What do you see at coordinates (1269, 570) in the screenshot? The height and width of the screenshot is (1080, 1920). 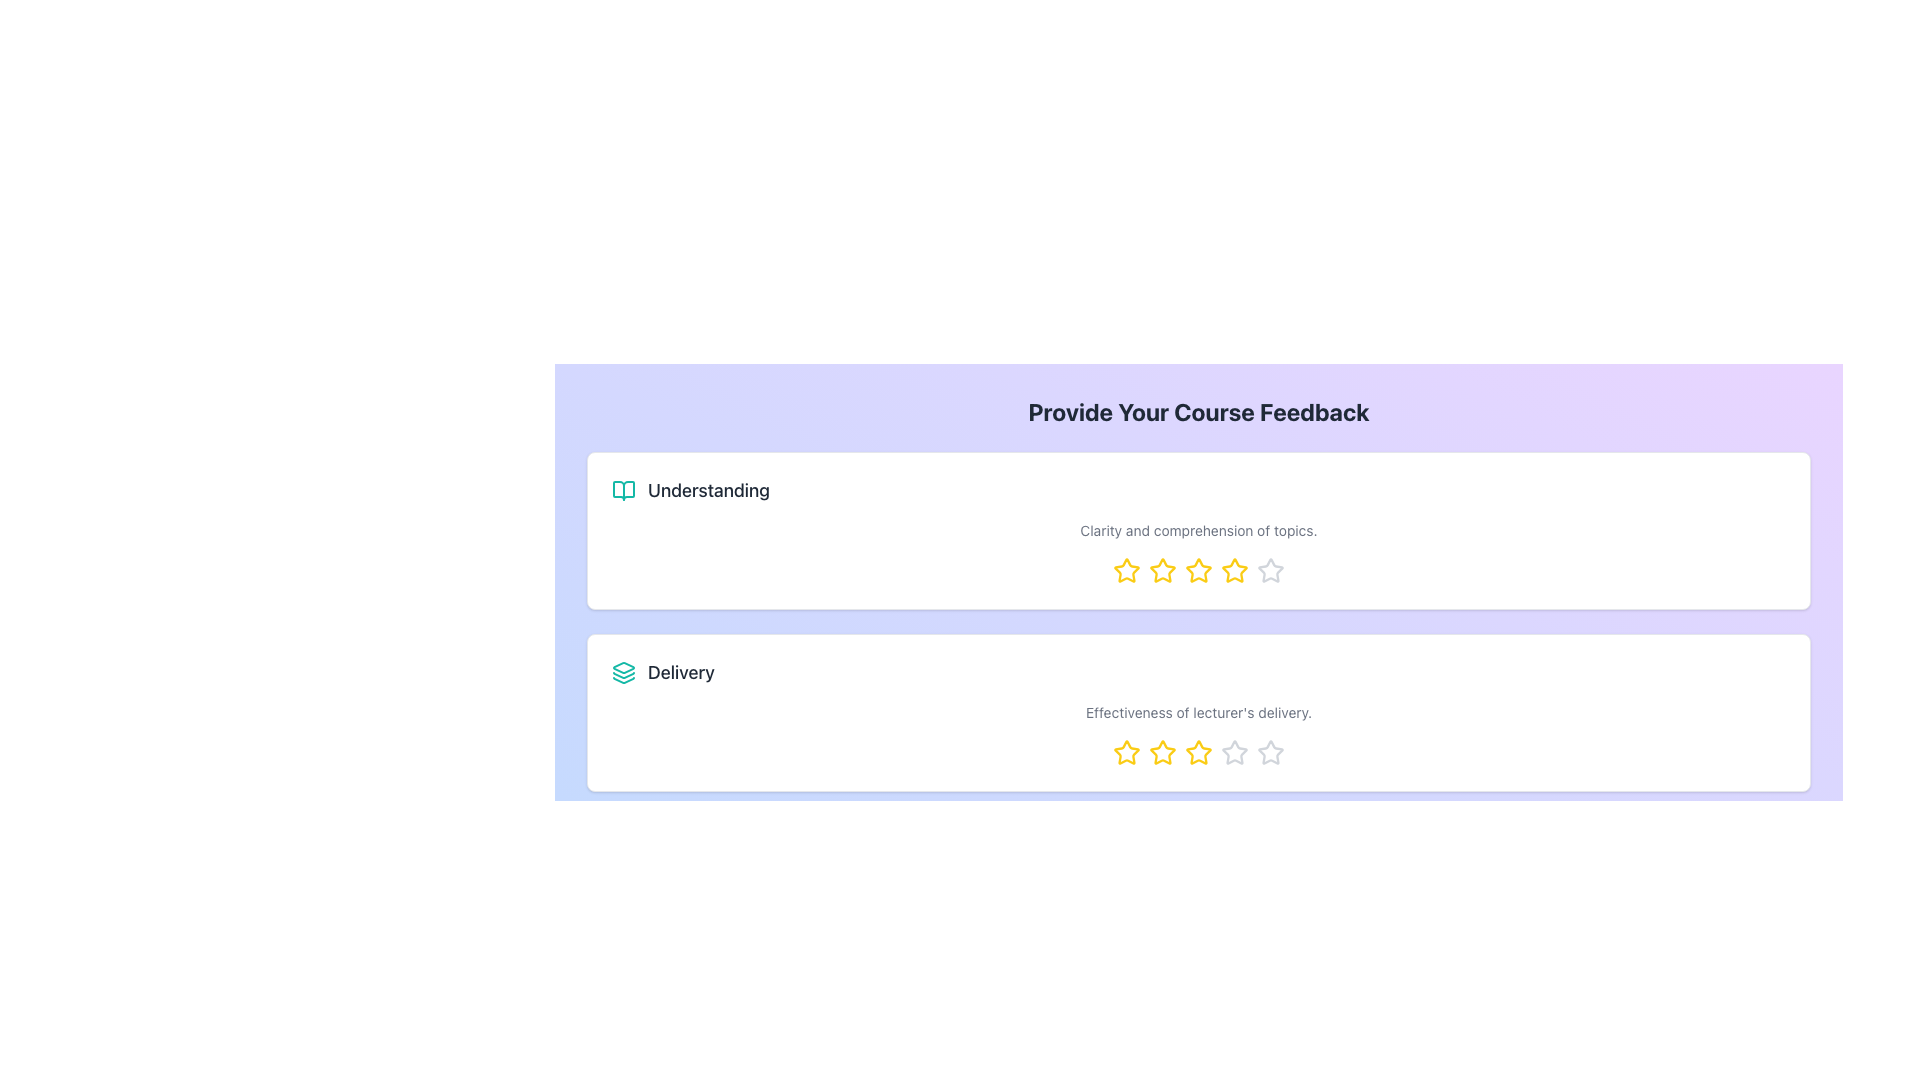 I see `the fifth star icon in the 'Understanding' feedback section to set a five-star rating` at bounding box center [1269, 570].